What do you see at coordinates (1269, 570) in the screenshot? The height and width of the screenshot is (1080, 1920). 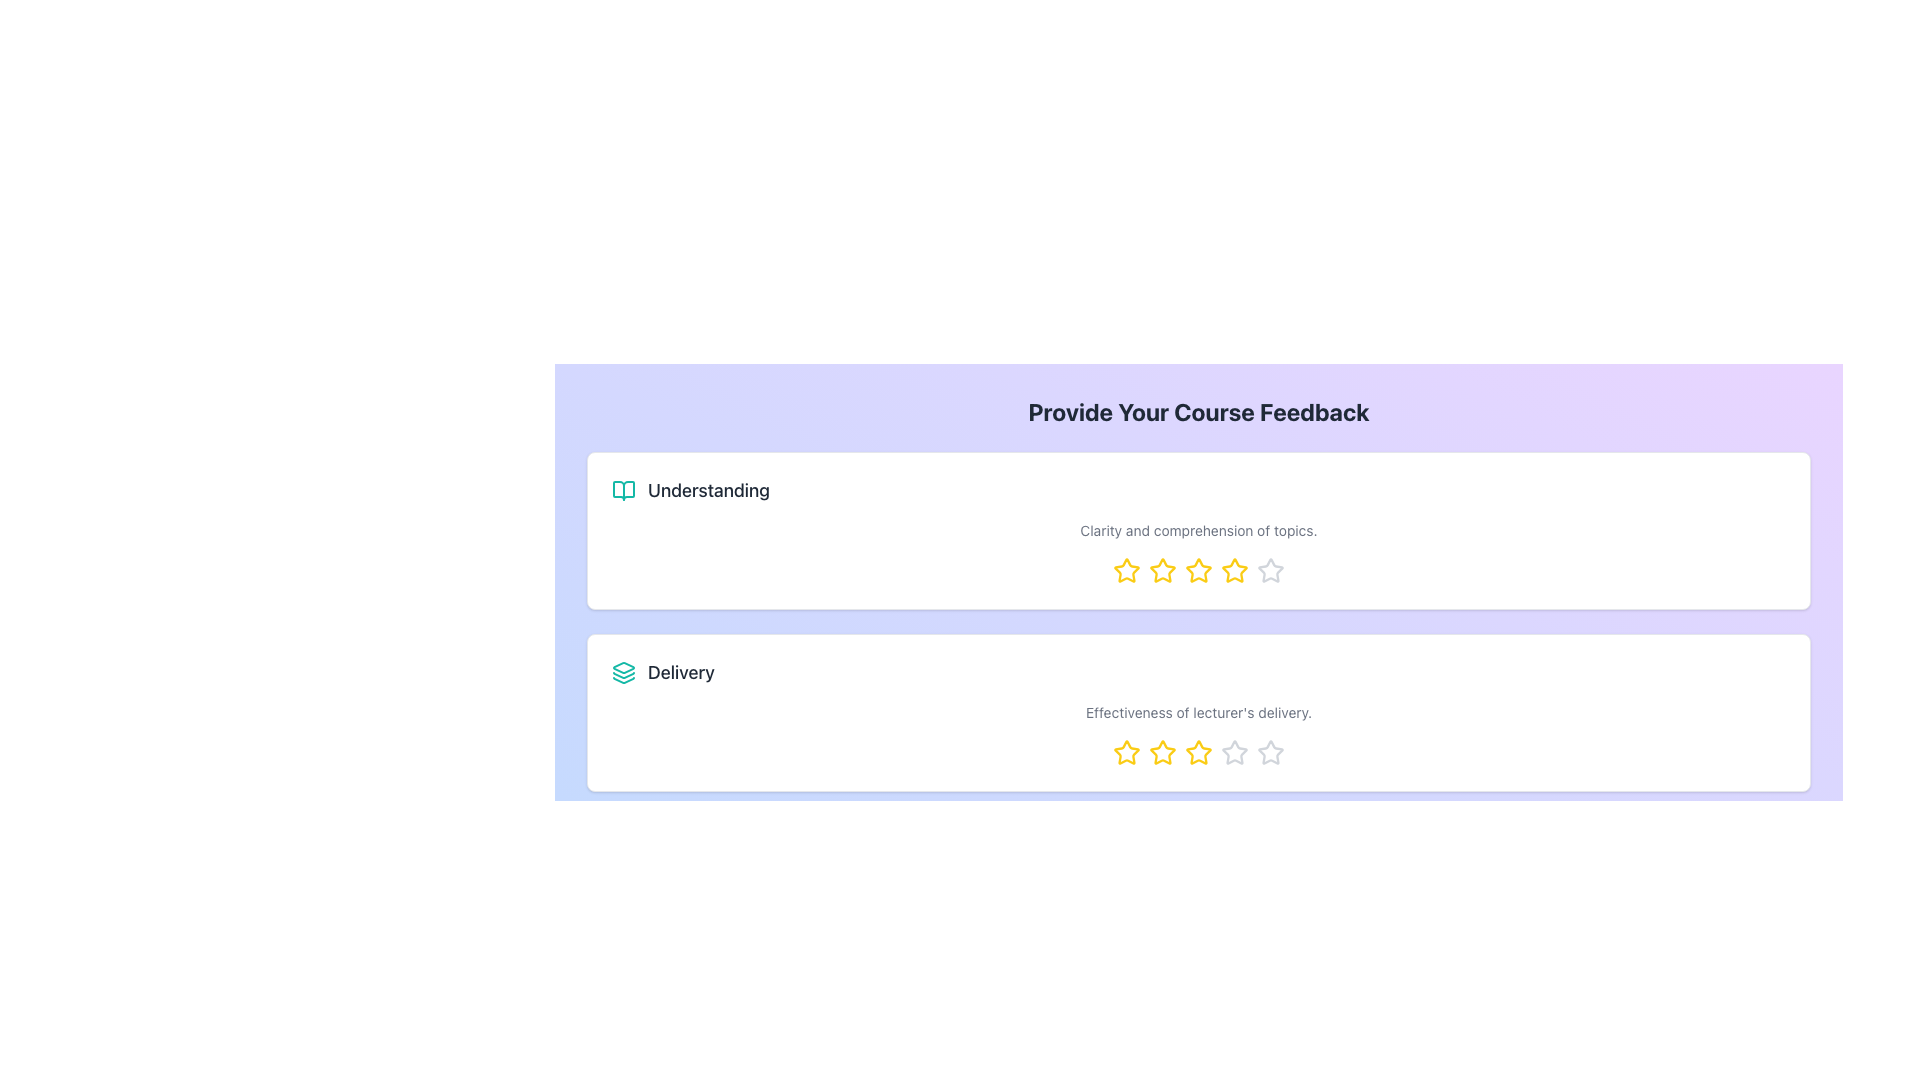 I see `the fifth star icon in the 'Understanding' feedback section to set a five-star rating` at bounding box center [1269, 570].